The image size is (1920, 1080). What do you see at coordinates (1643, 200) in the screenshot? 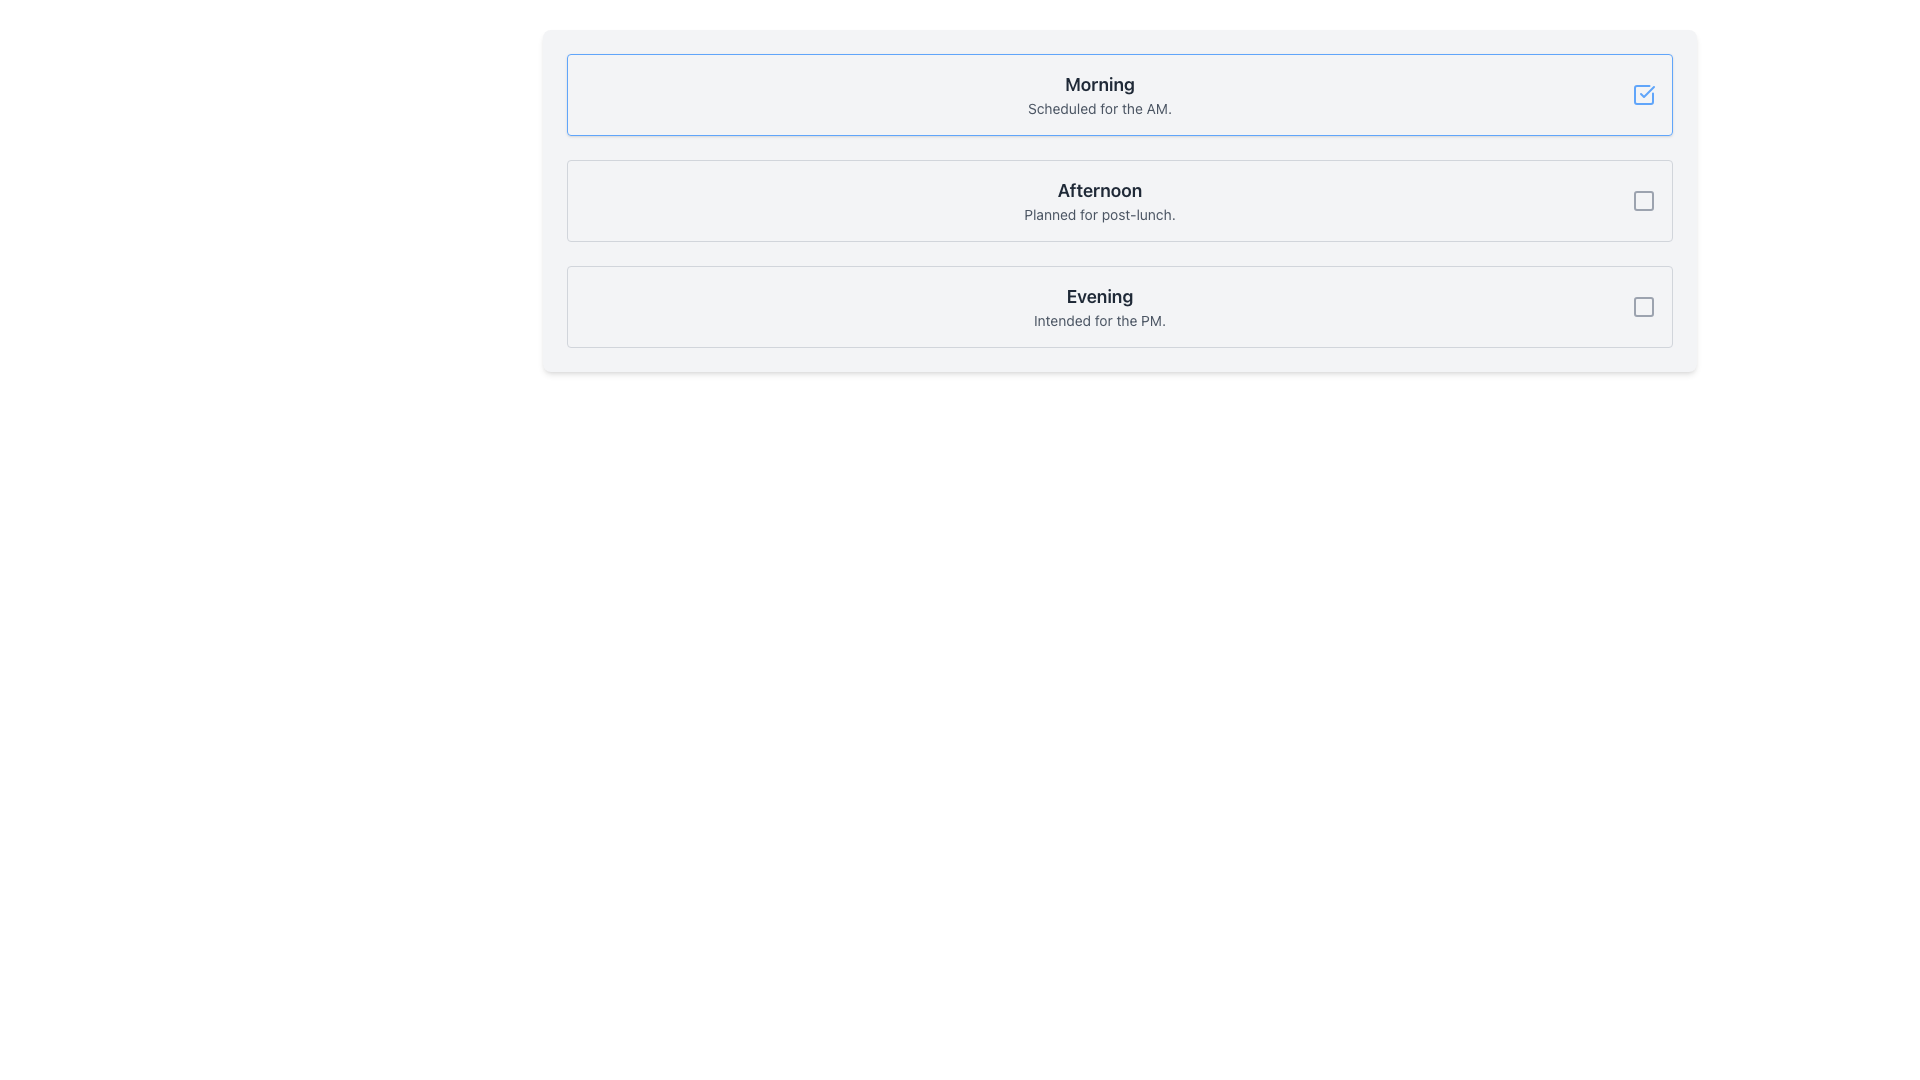
I see `the gray square icon with rounded corners located next to the 'Afternoon' label` at bounding box center [1643, 200].